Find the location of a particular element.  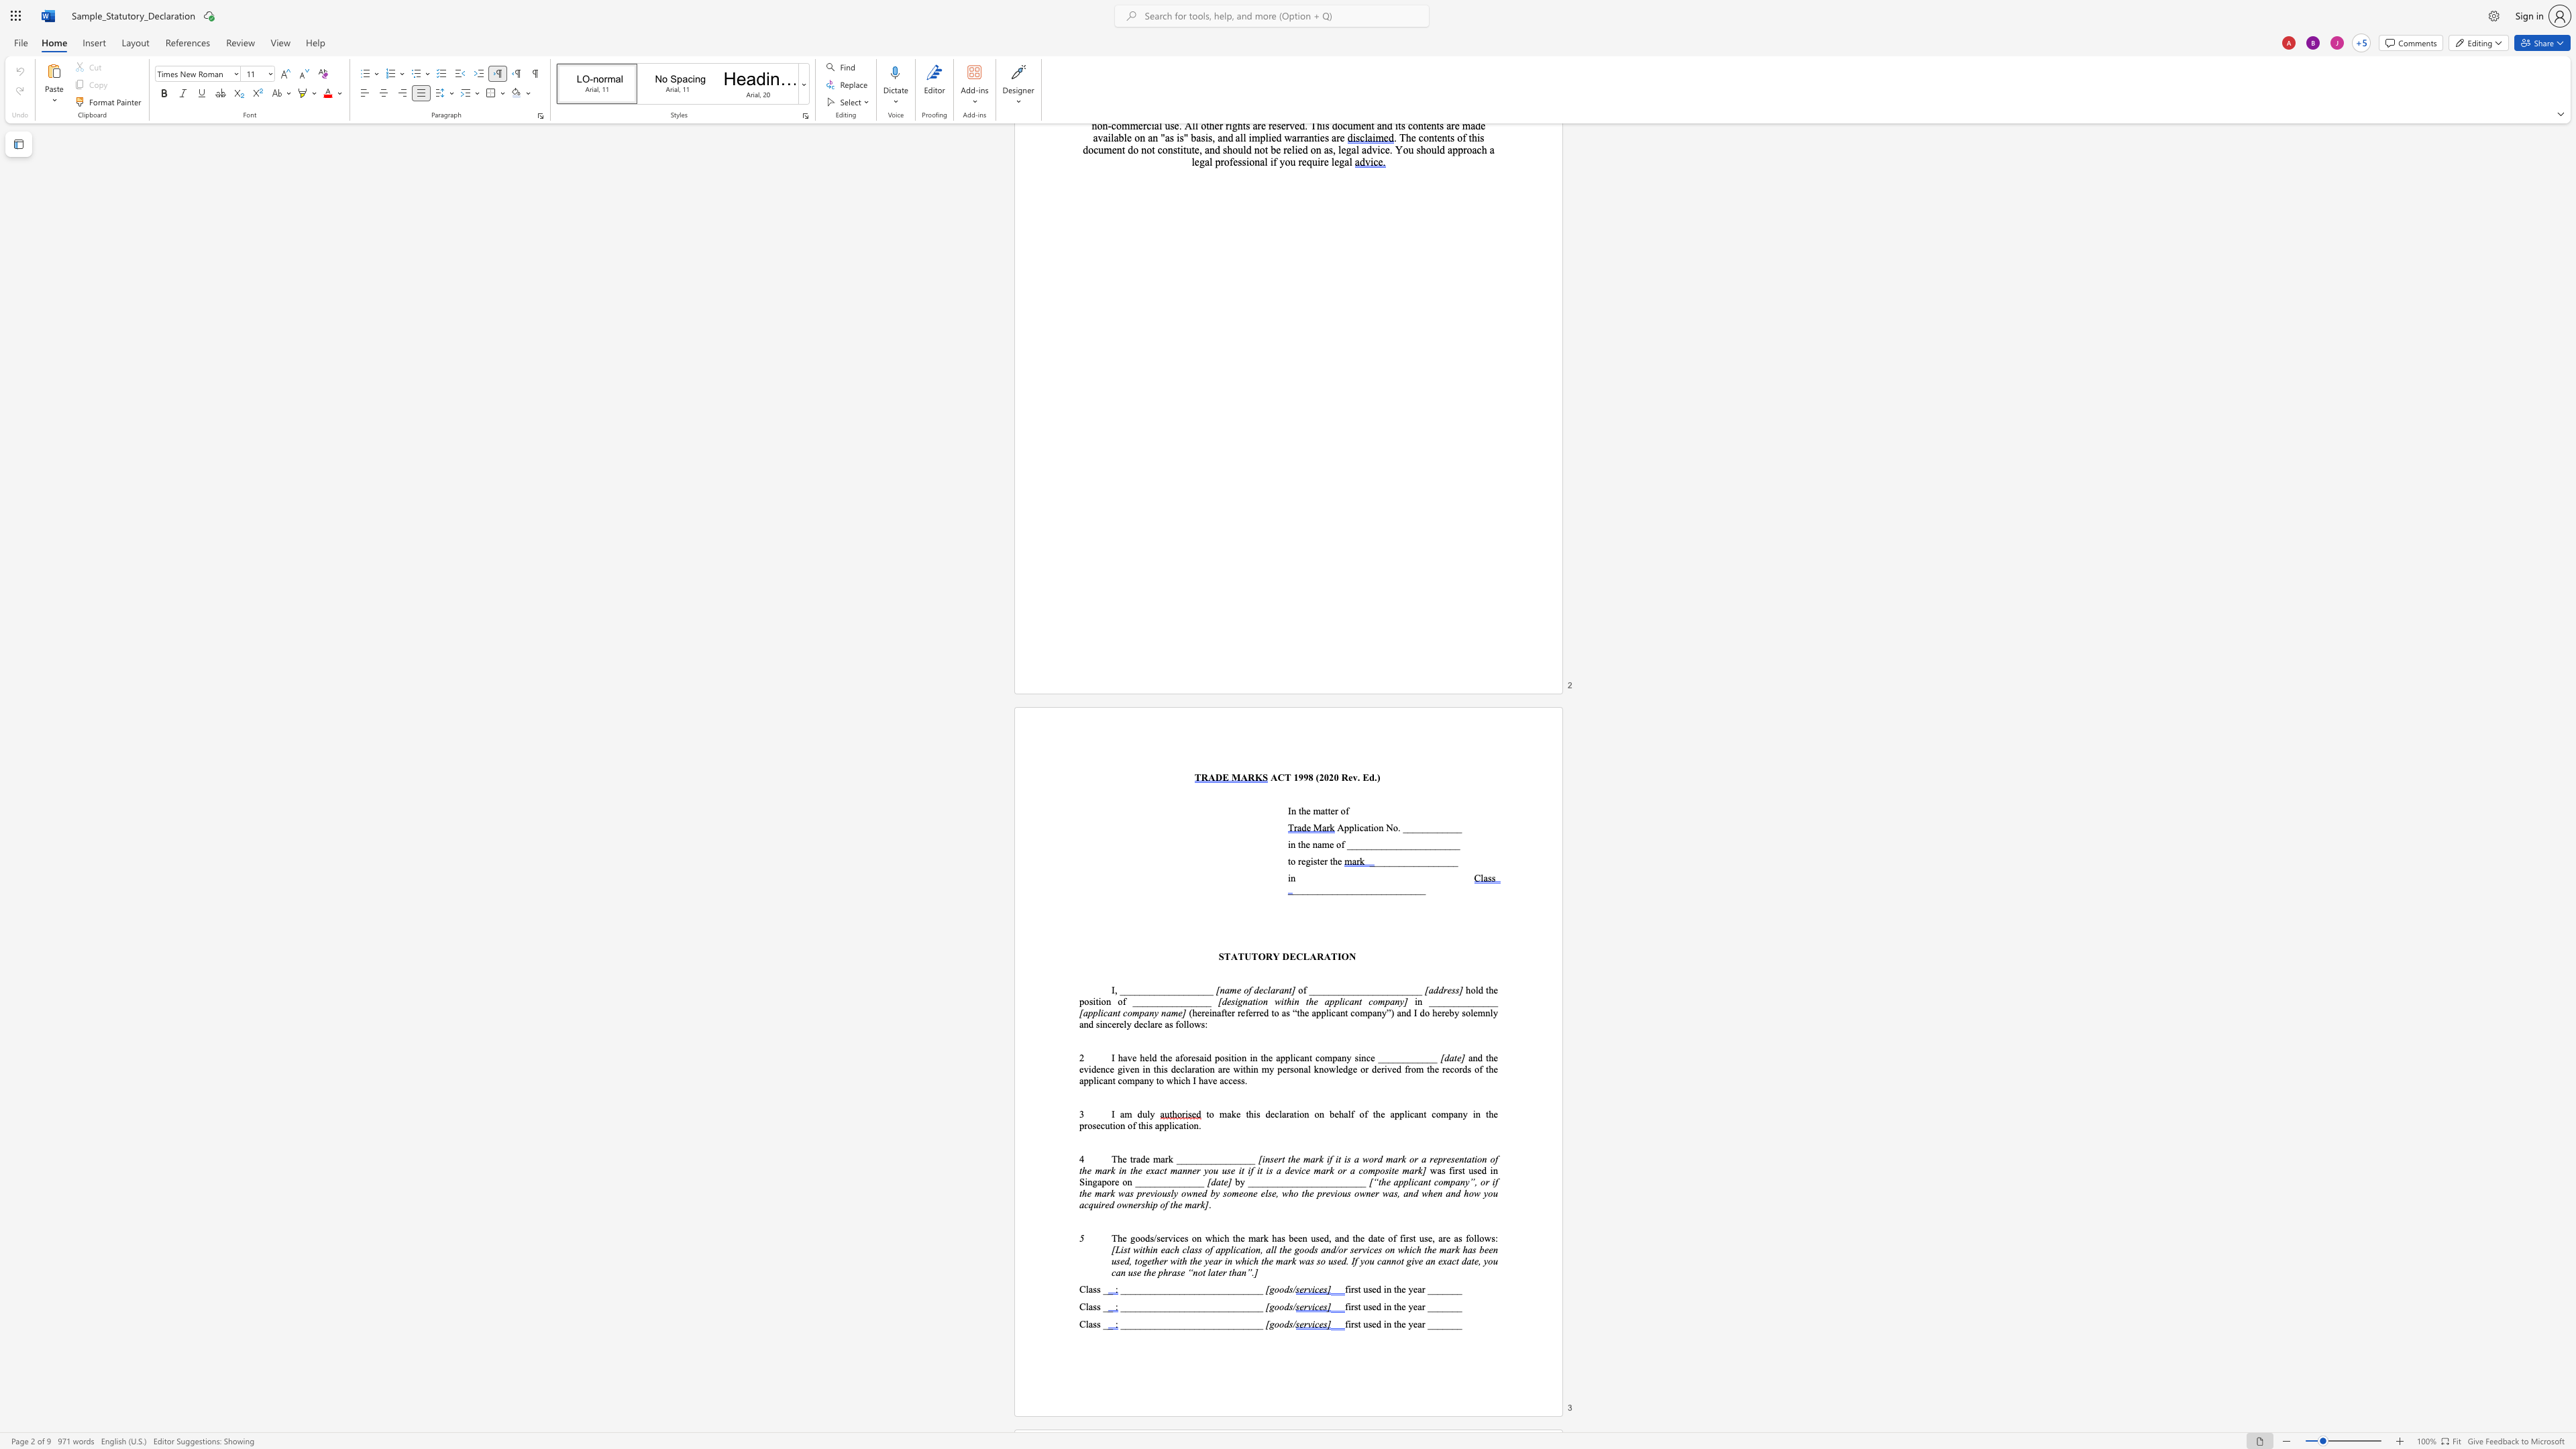

the 4th character "h" in the text is located at coordinates (1237, 1236).